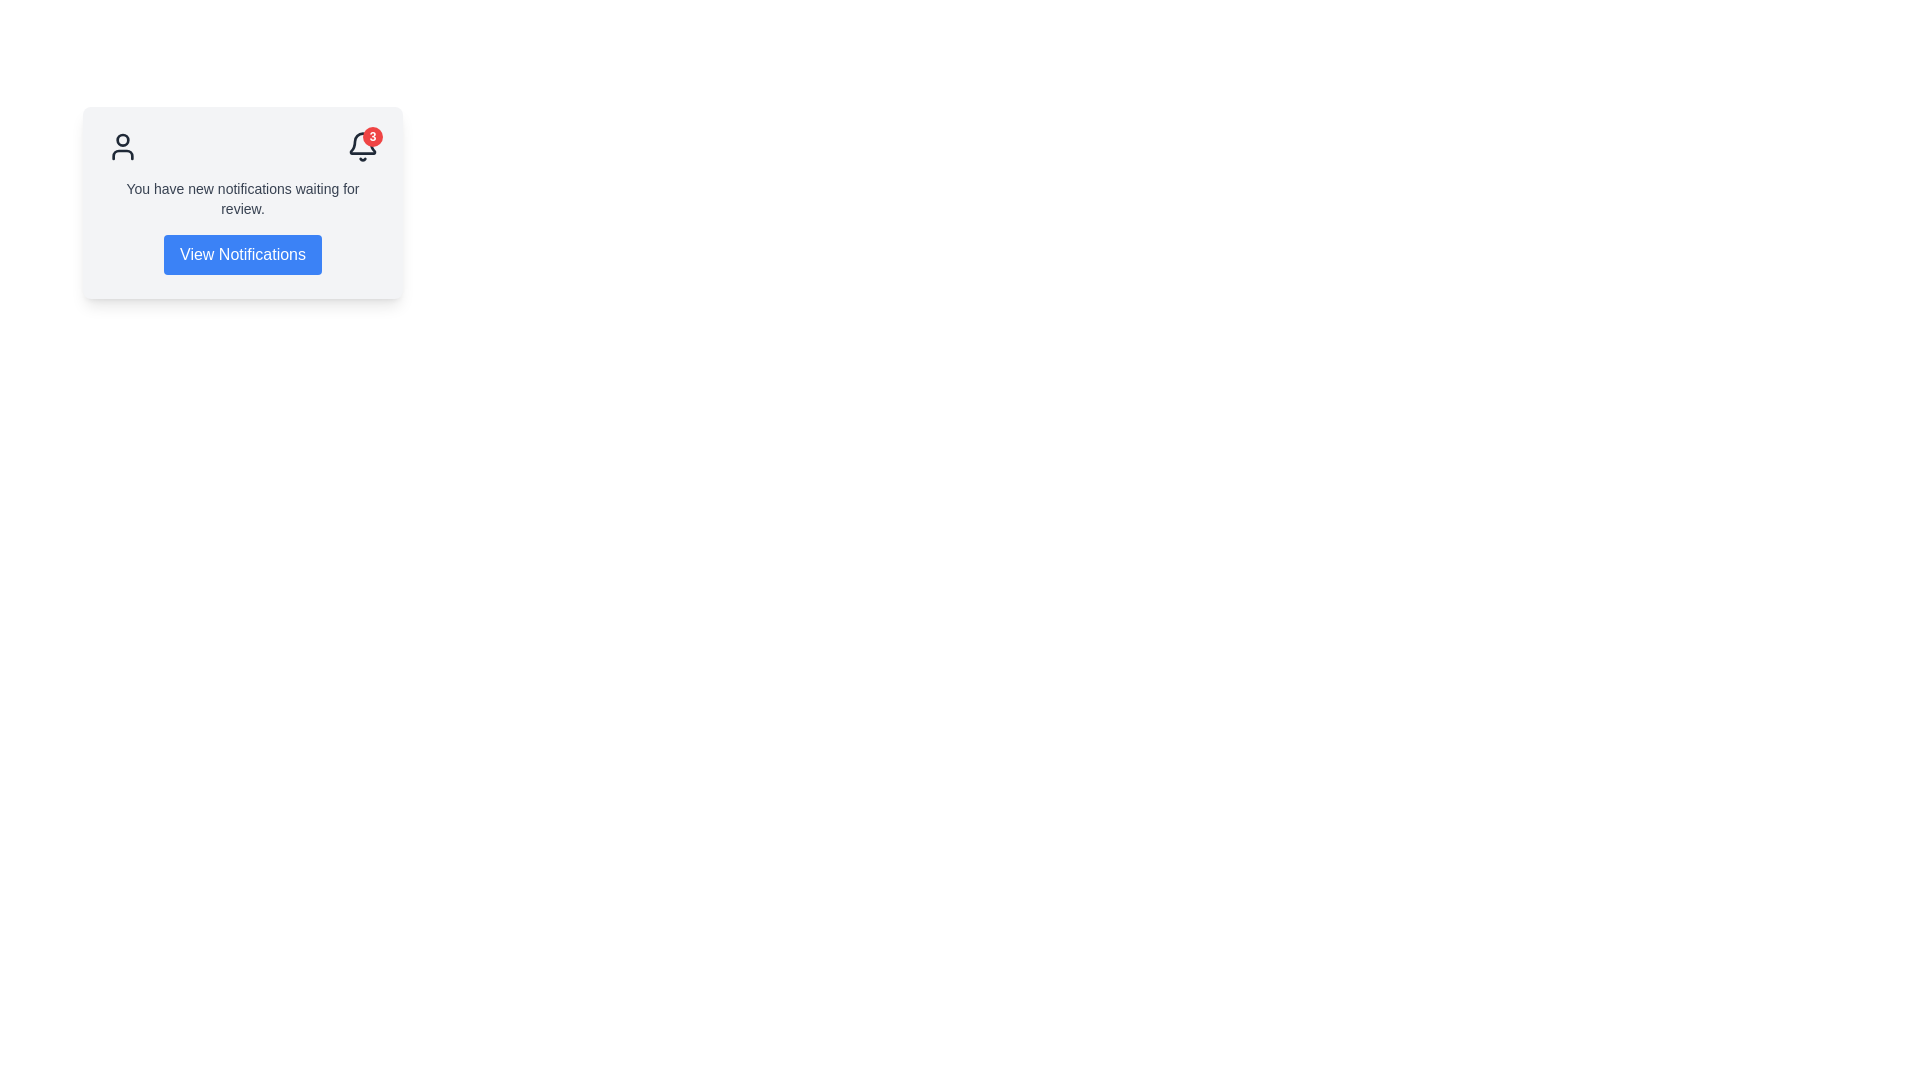 The width and height of the screenshot is (1920, 1080). I want to click on the Badge (Notification Count) element, which is a small circular badge with a red background and white text displaying '3', located at the top-right corner of the notification bell icon, so click(373, 136).